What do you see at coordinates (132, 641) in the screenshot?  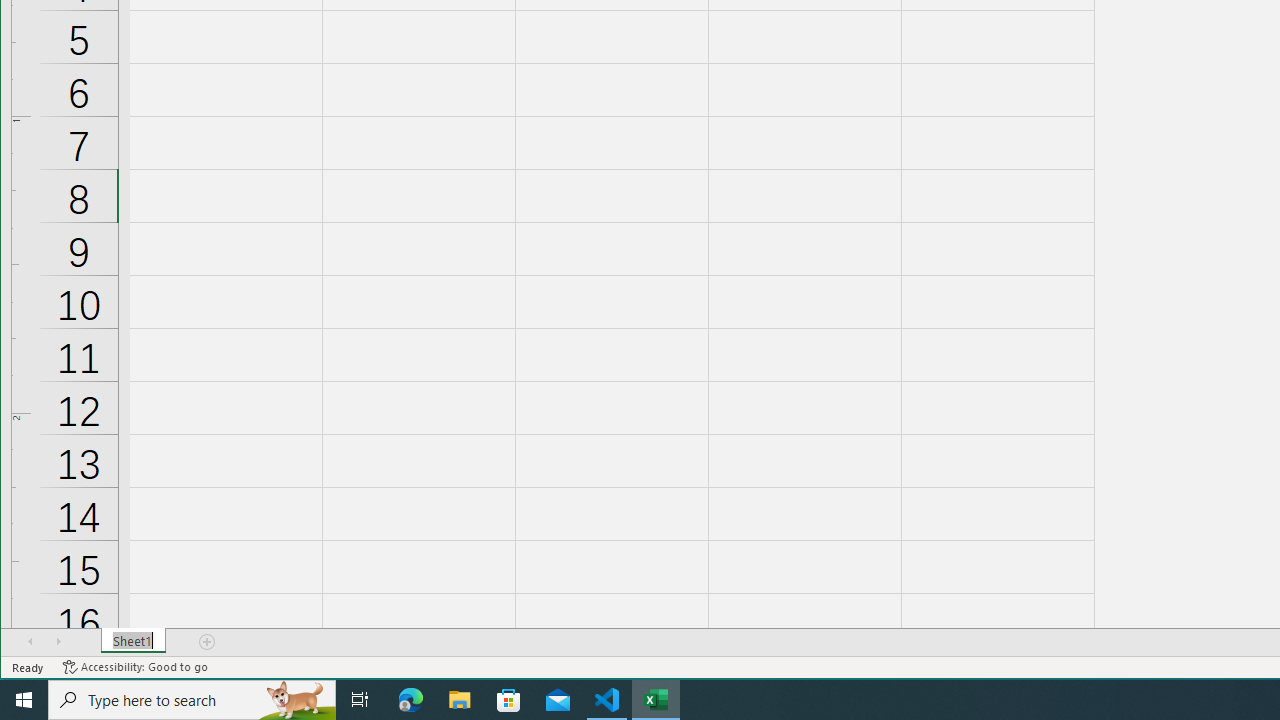 I see `'Sheet Tab'` at bounding box center [132, 641].